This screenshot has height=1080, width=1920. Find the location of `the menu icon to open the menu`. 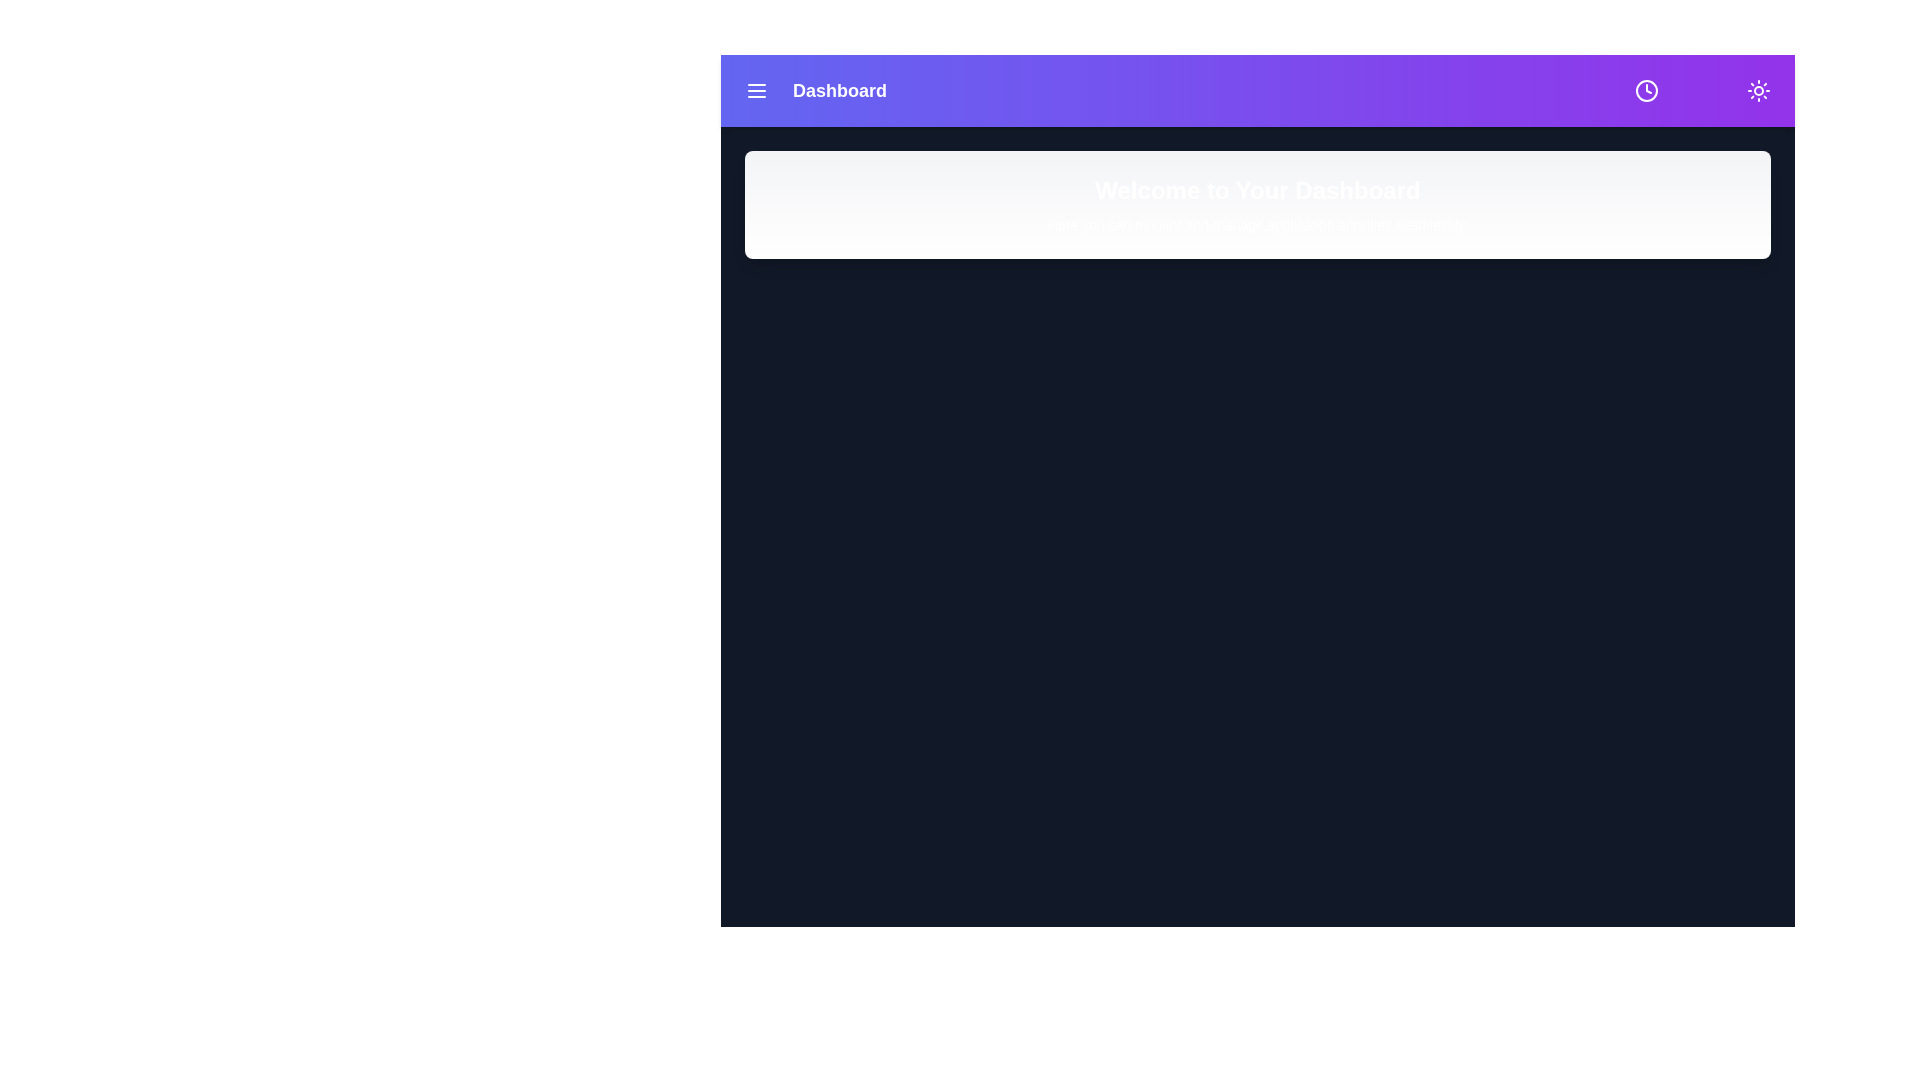

the menu icon to open the menu is located at coordinates (756, 91).